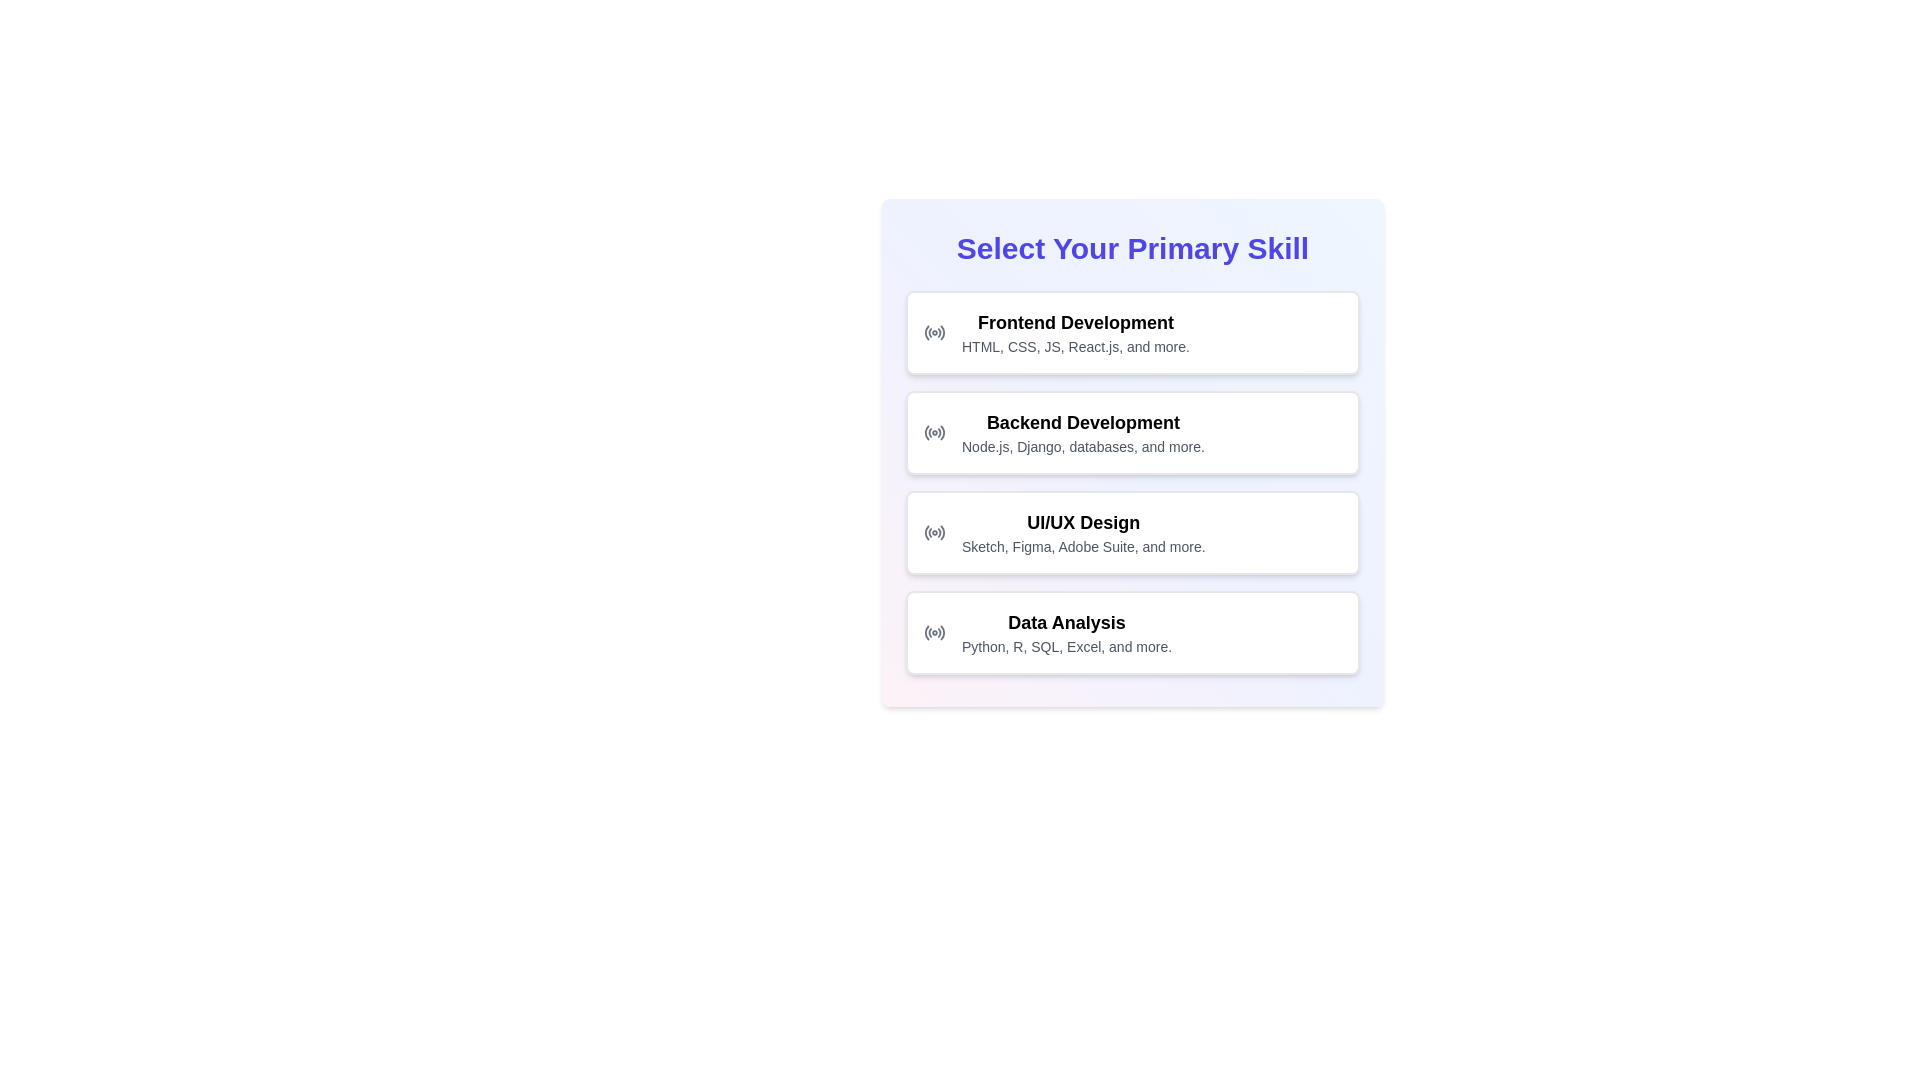 This screenshot has height=1080, width=1920. I want to click on the text label 'Data Analysis' which is part of the fourth selectable card in a vertical list, located at the bottom, immediately below 'UI/UX Design', so click(1066, 632).